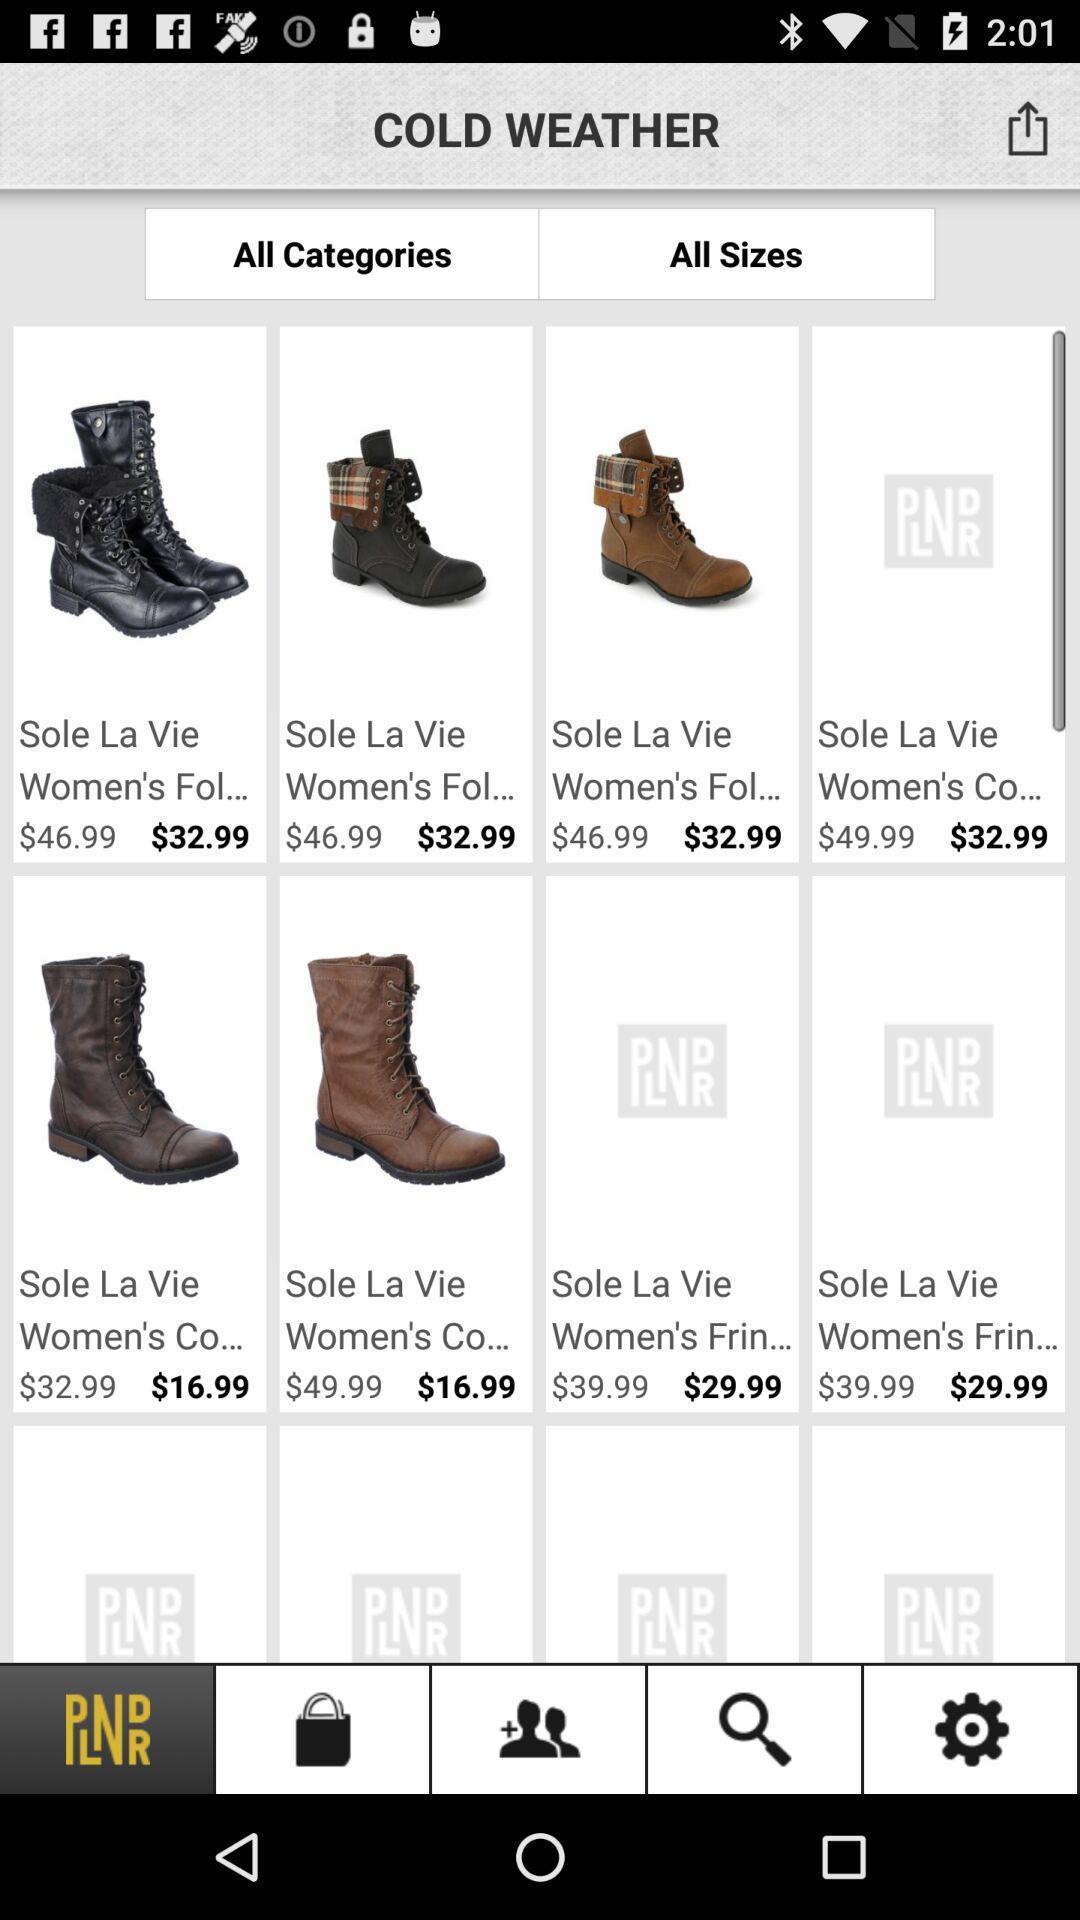 The image size is (1080, 1920). I want to click on the all categories item, so click(341, 252).